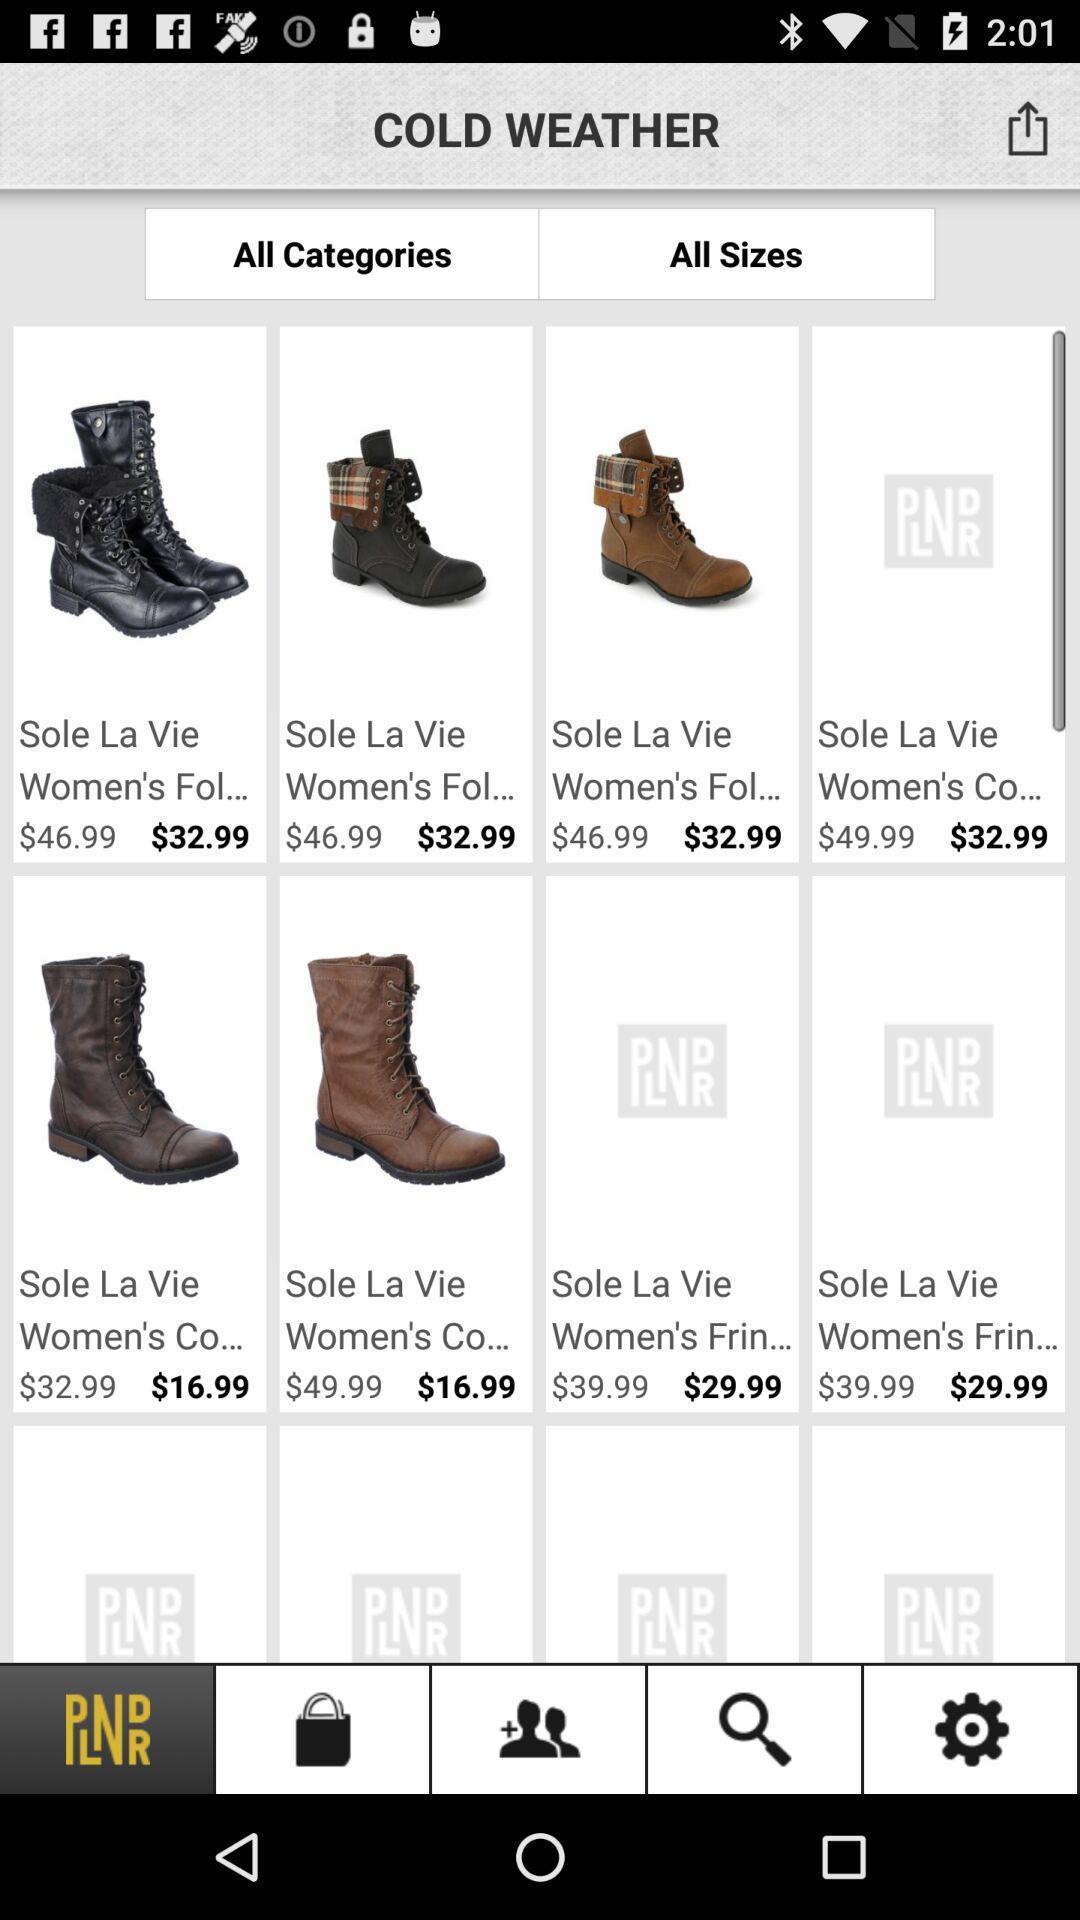 The image size is (1080, 1920). I want to click on the all categories item, so click(341, 252).